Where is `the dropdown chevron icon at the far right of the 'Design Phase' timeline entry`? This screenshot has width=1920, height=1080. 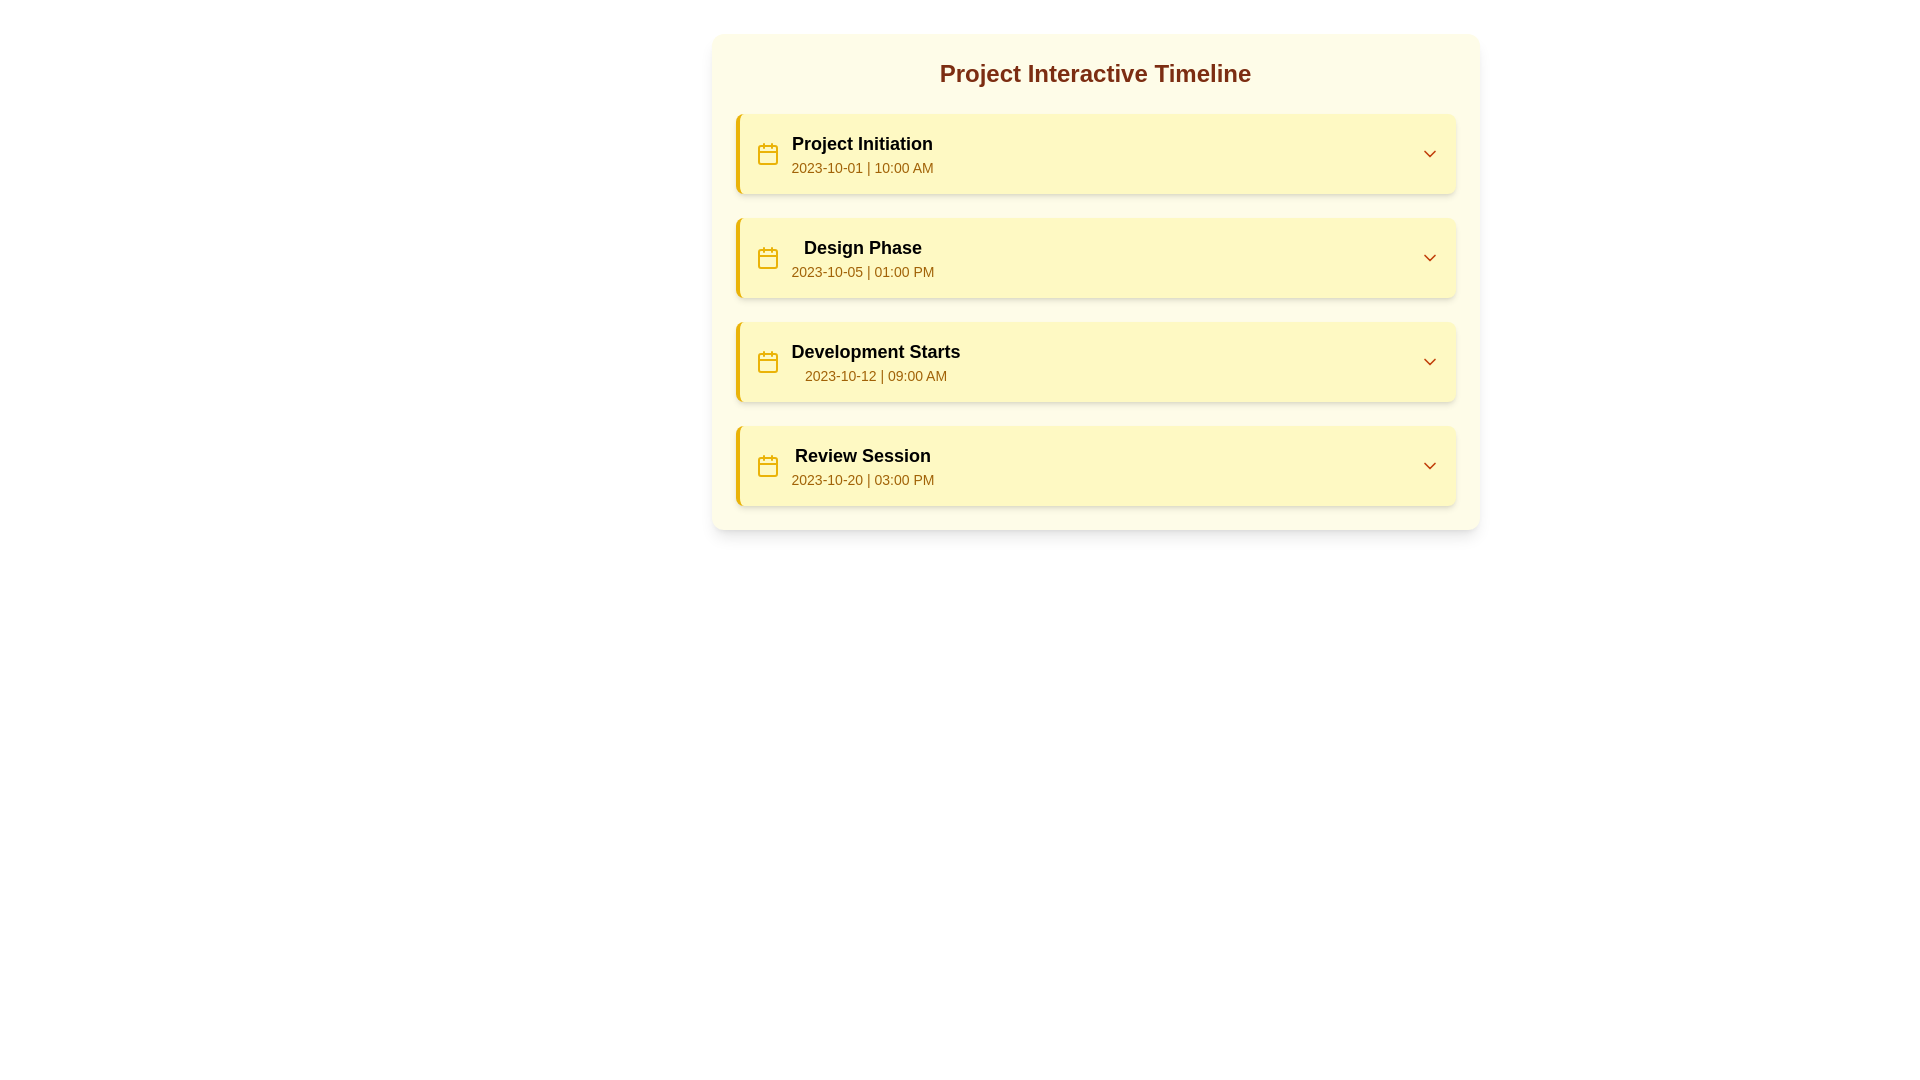 the dropdown chevron icon at the far right of the 'Design Phase' timeline entry is located at coordinates (1428, 257).